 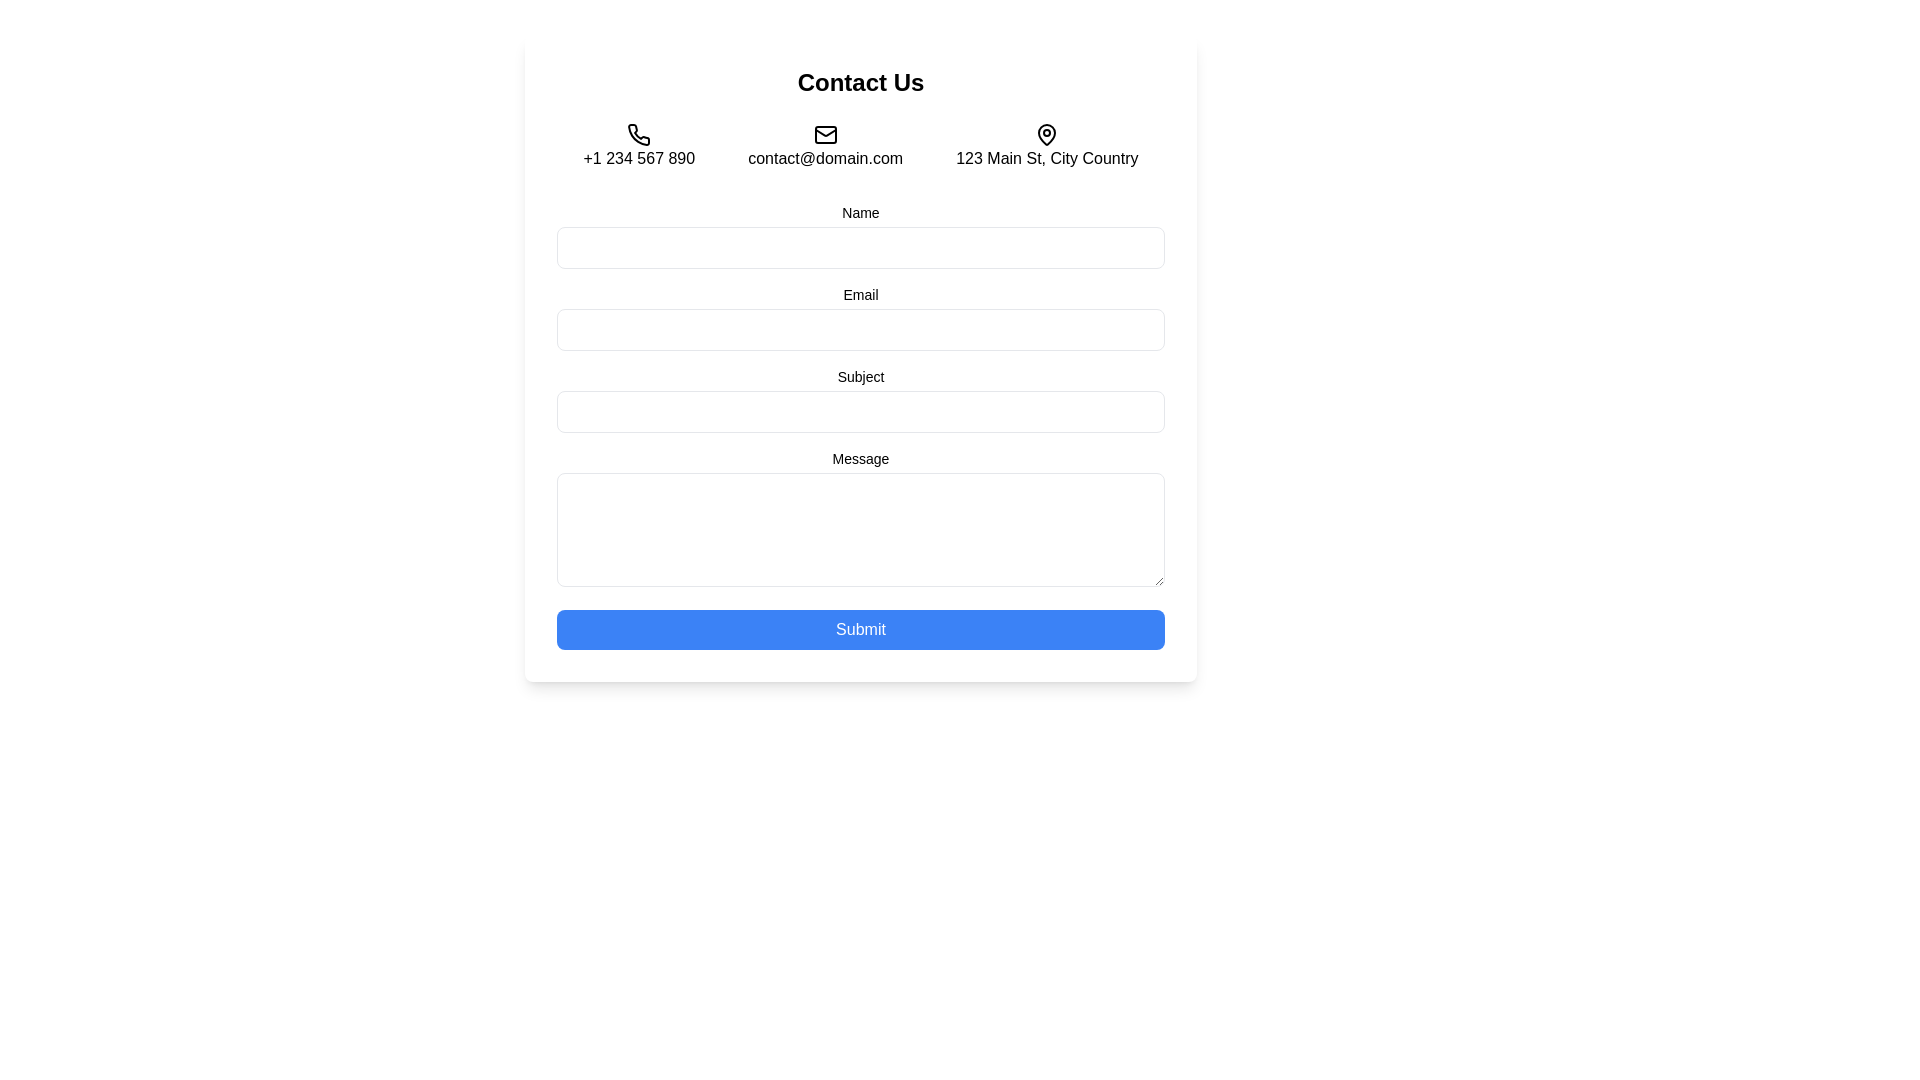 I want to click on the phone-shaped icon, which is the leftmost icon in a row of three icons near the top of the form, above the contact form fields, so click(x=638, y=135).